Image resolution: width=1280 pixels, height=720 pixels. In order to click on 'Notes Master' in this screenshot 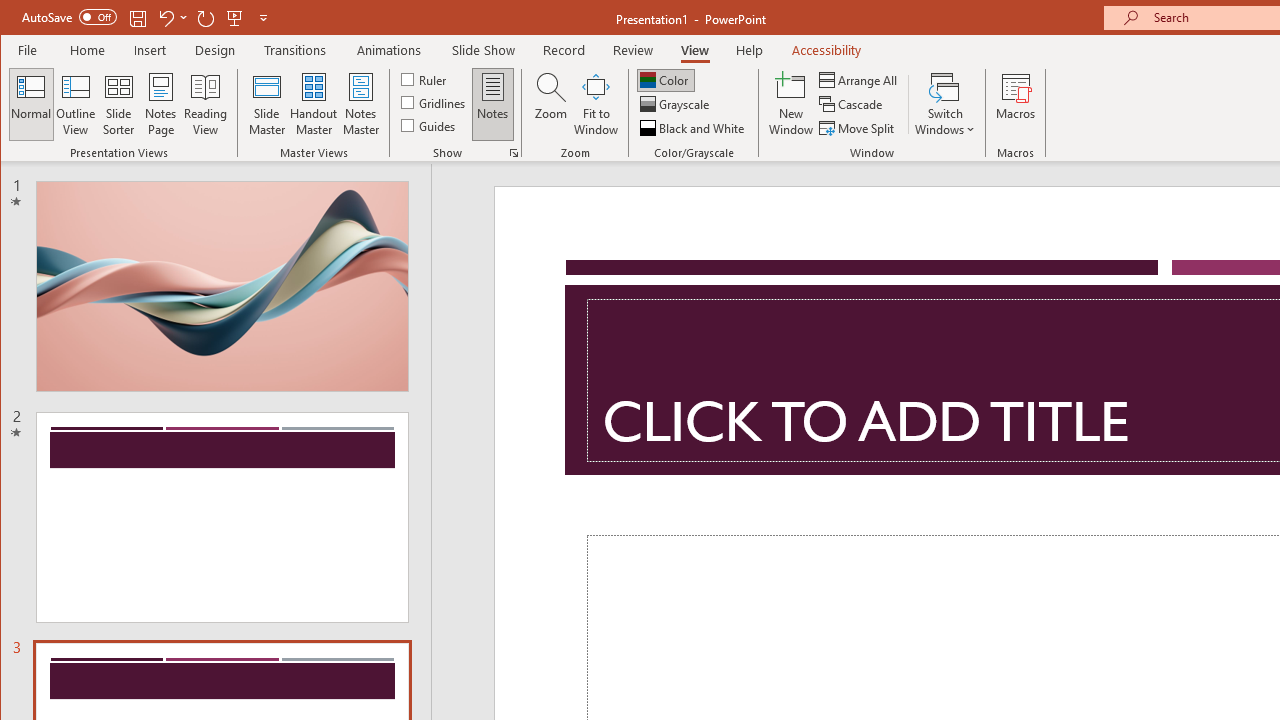, I will do `click(360, 104)`.